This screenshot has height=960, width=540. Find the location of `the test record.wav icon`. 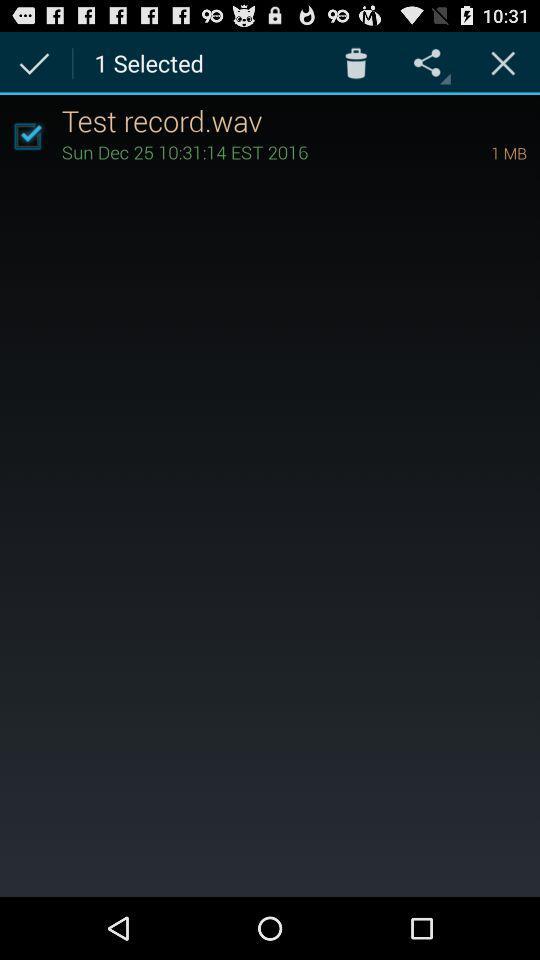

the test record.wav icon is located at coordinates (299, 120).